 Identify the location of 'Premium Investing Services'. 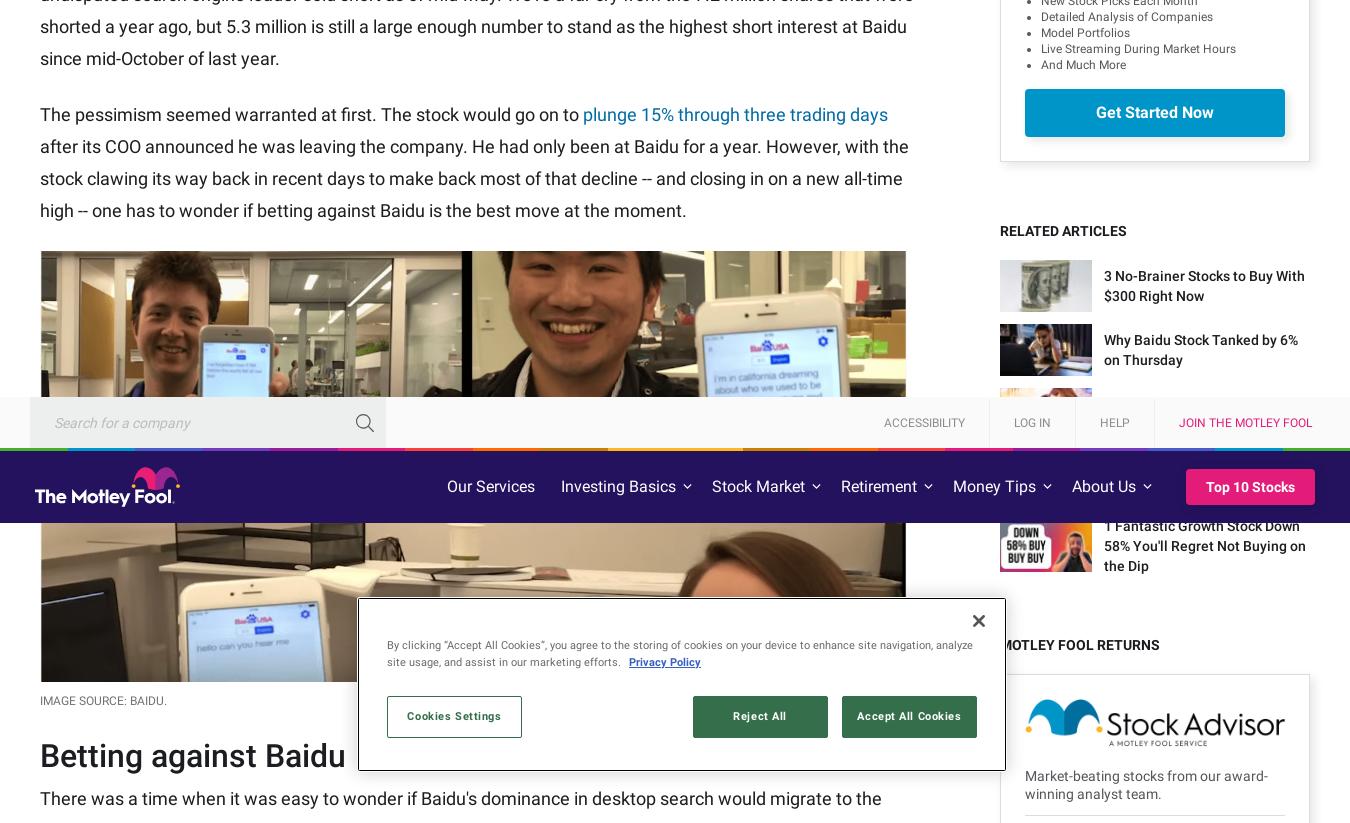
(234, 691).